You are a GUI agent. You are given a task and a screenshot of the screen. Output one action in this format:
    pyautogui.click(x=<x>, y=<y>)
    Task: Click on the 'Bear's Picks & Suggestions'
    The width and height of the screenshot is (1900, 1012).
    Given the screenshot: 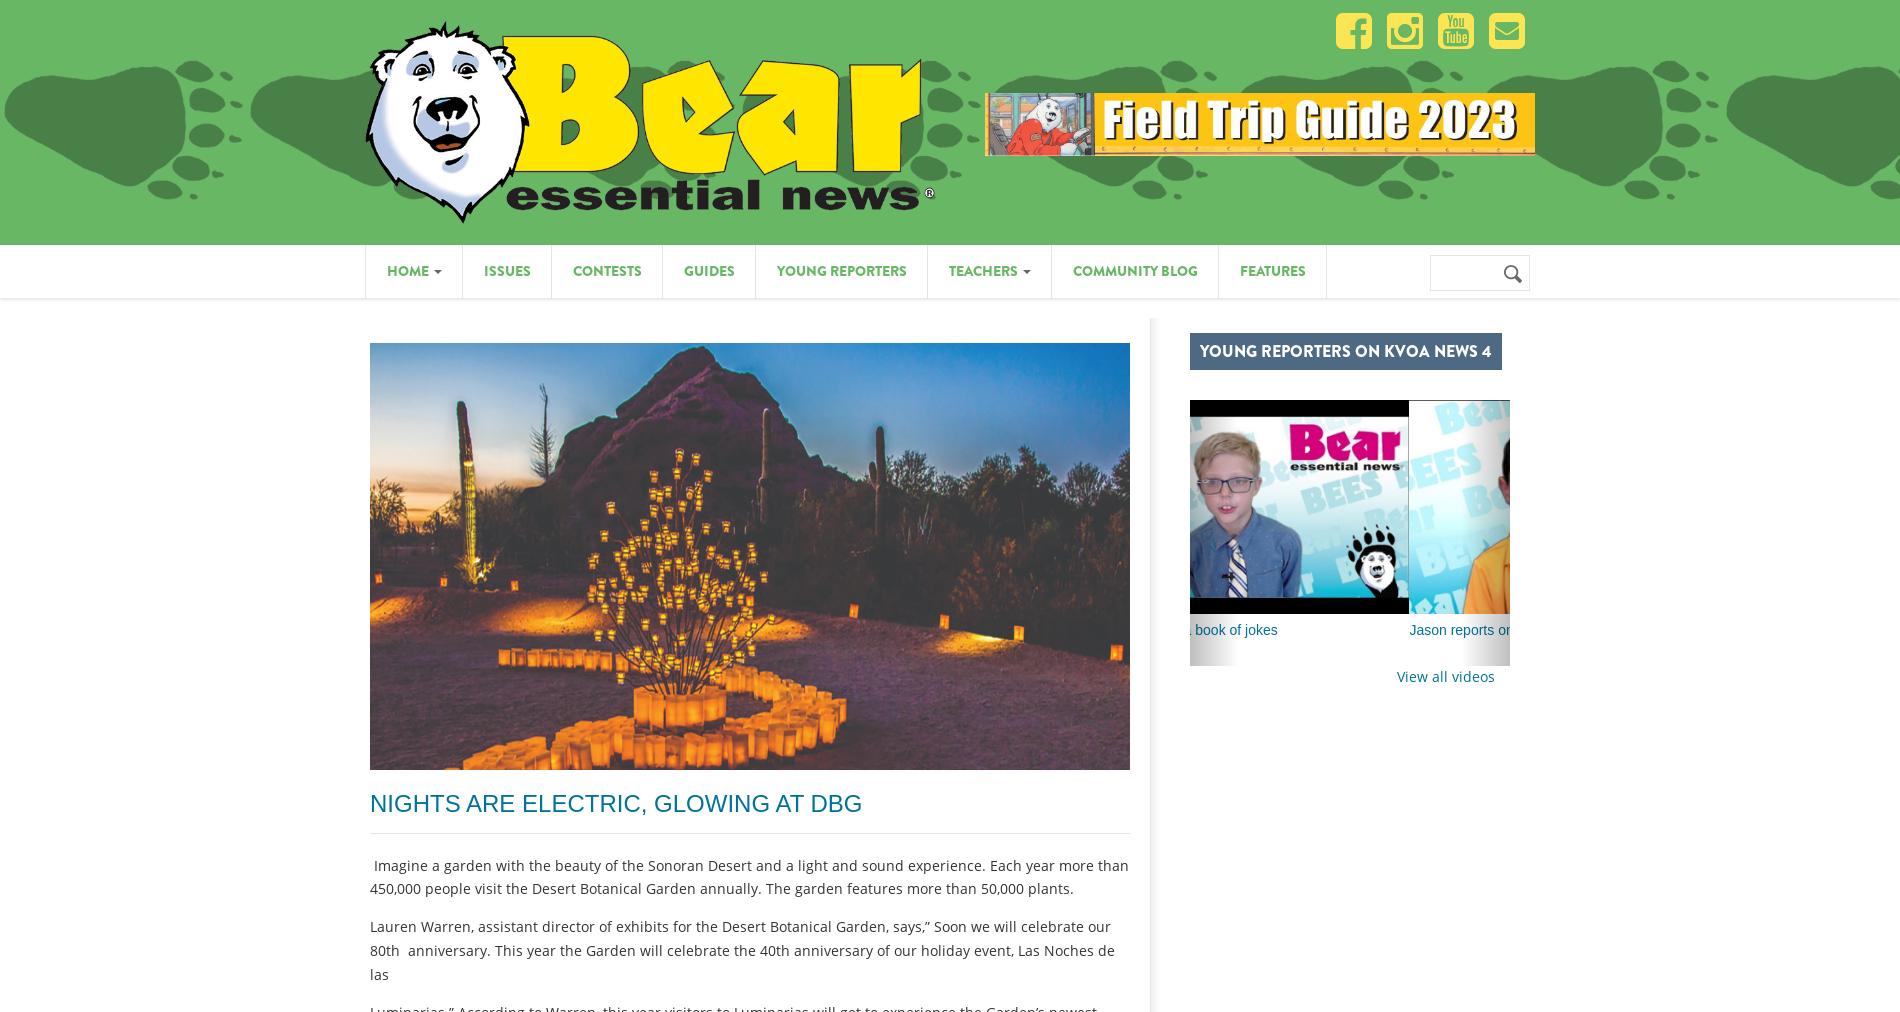 What is the action you would take?
    pyautogui.click(x=1114, y=200)
    